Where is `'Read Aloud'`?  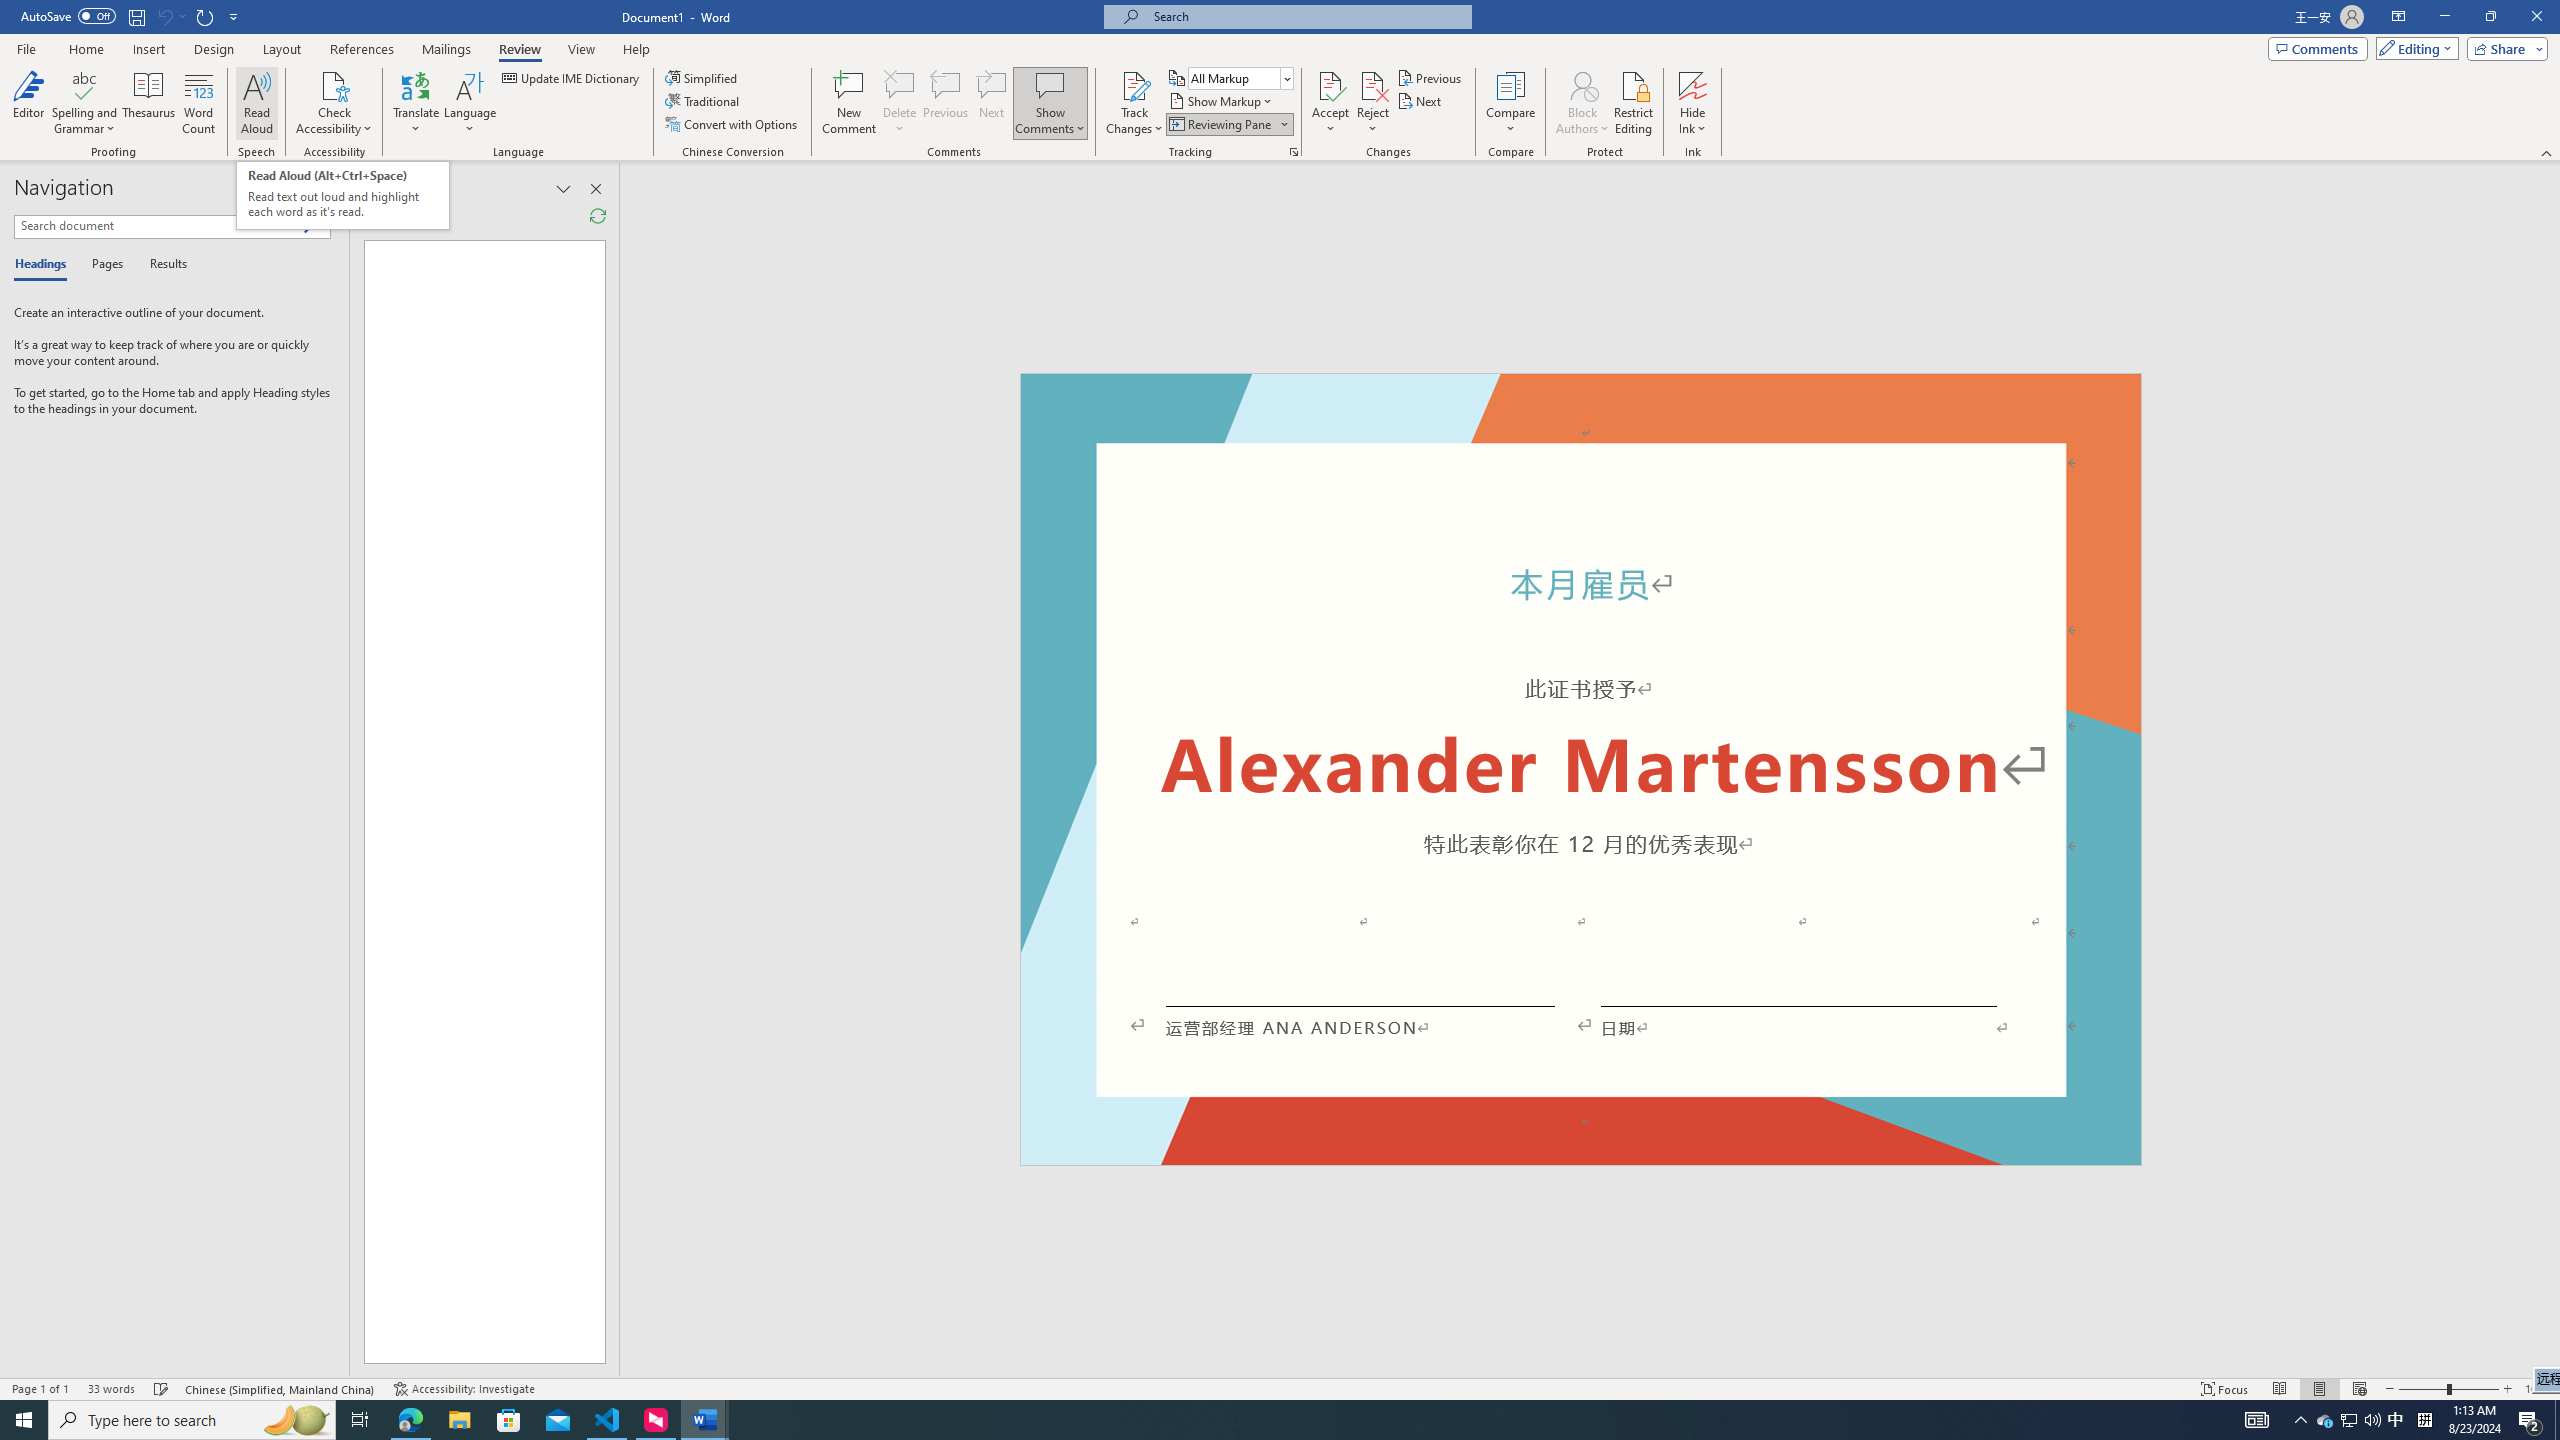 'Read Aloud' is located at coordinates (256, 103).